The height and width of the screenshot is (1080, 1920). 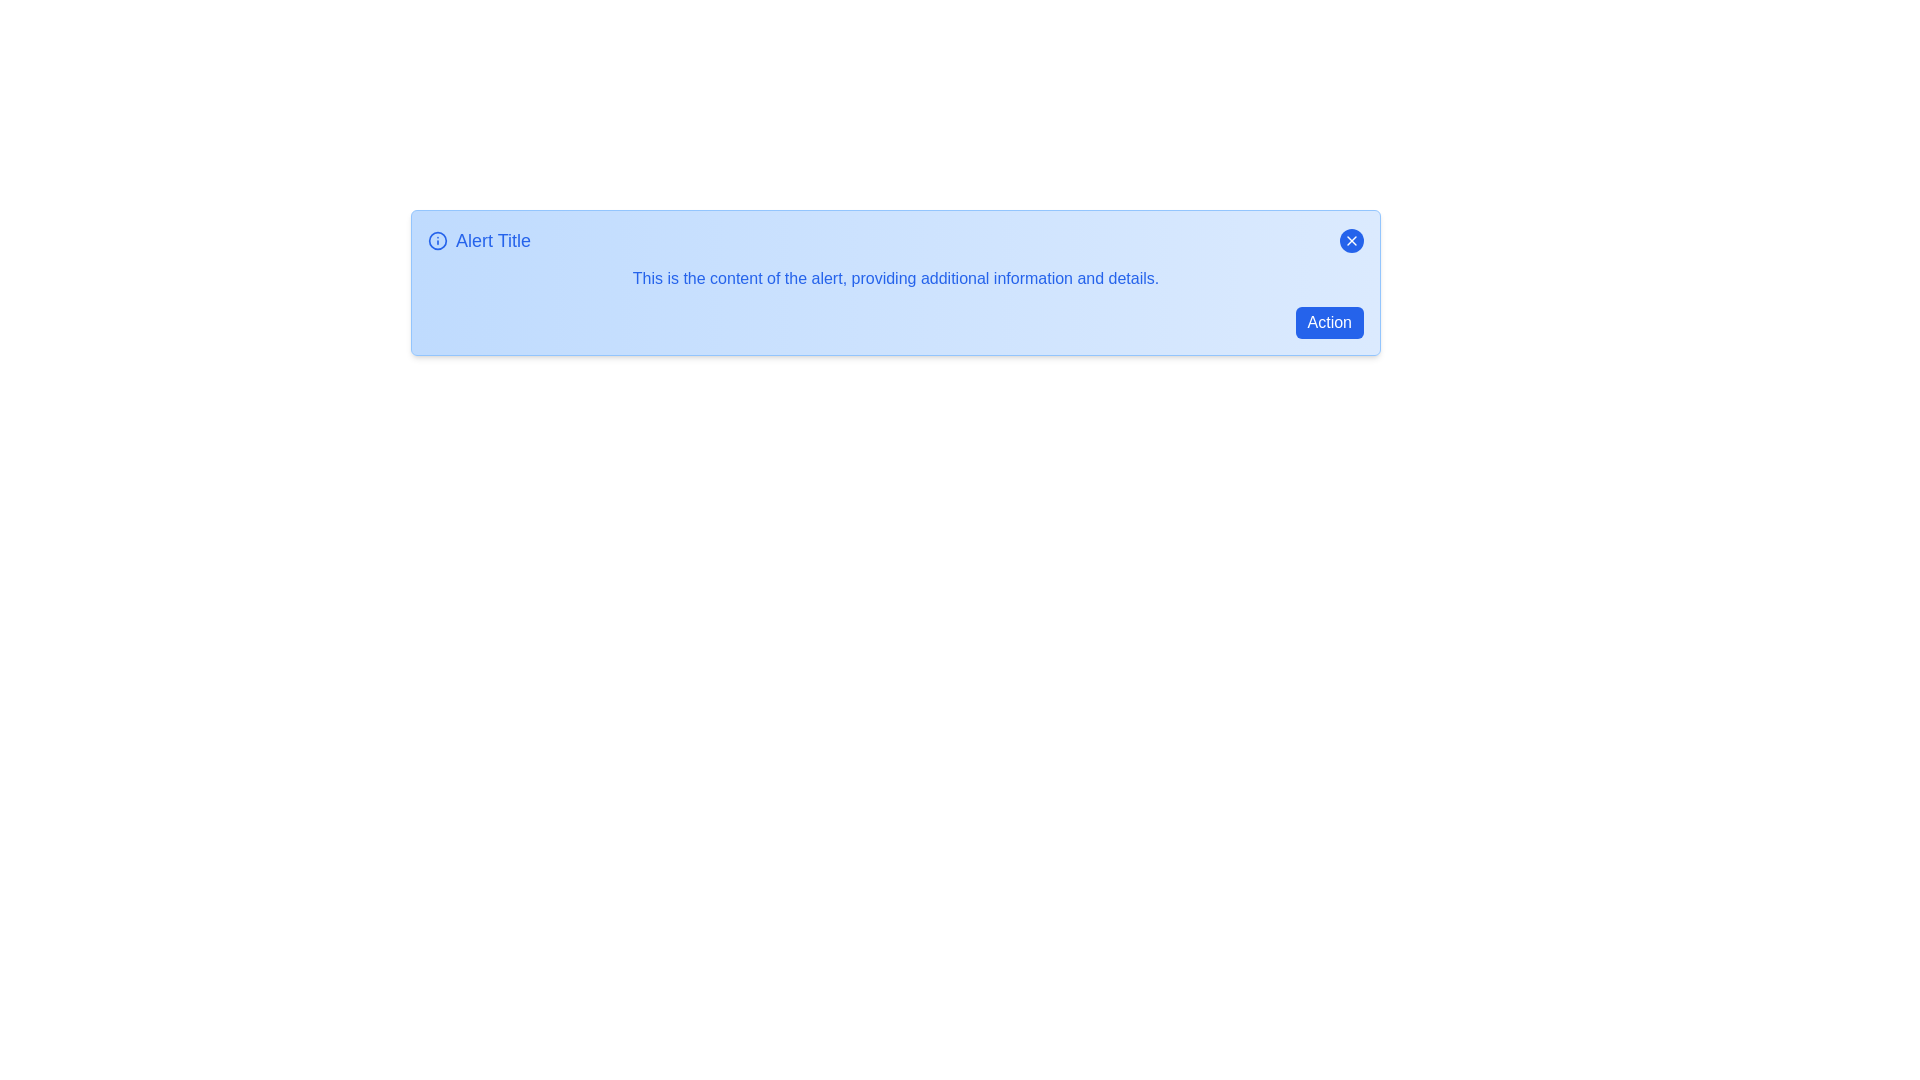 I want to click on 'Action' button to trigger its functionality, so click(x=1329, y=322).